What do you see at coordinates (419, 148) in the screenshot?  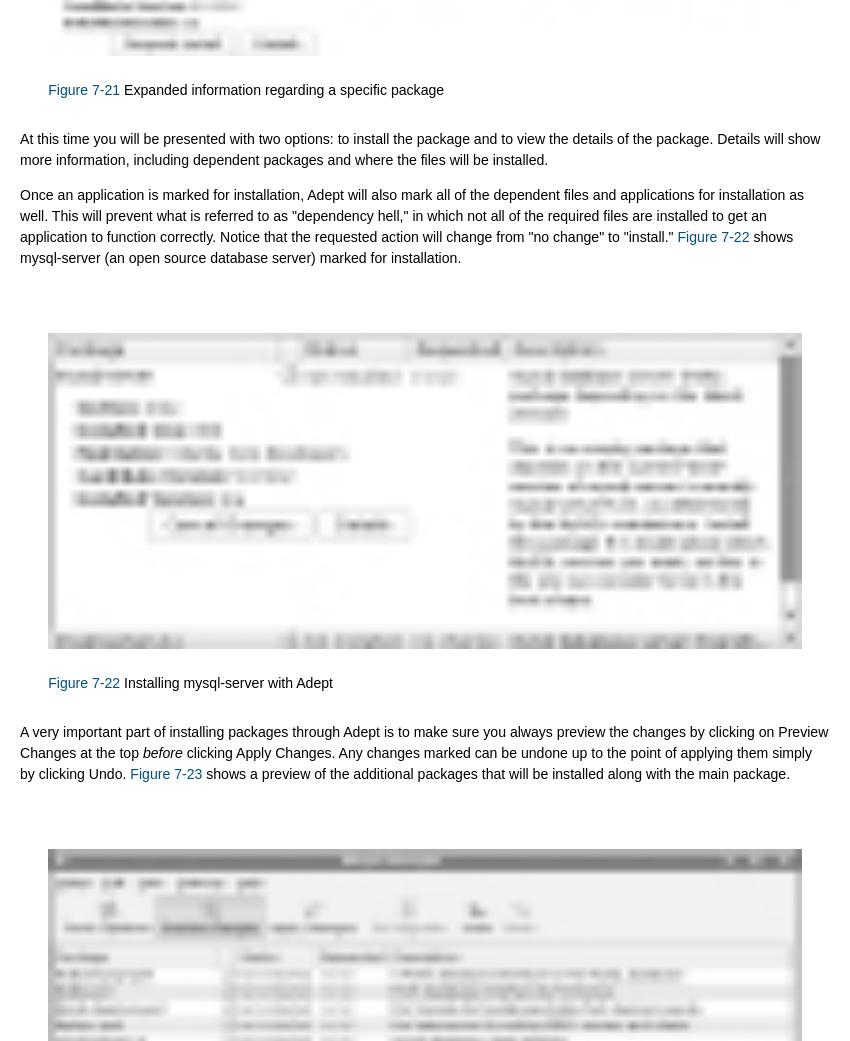 I see `'At this time you will be presented with two options: to install the package and to view the details of the package. Details will show more information, including dependent packages and where the files will be installed.'` at bounding box center [419, 148].